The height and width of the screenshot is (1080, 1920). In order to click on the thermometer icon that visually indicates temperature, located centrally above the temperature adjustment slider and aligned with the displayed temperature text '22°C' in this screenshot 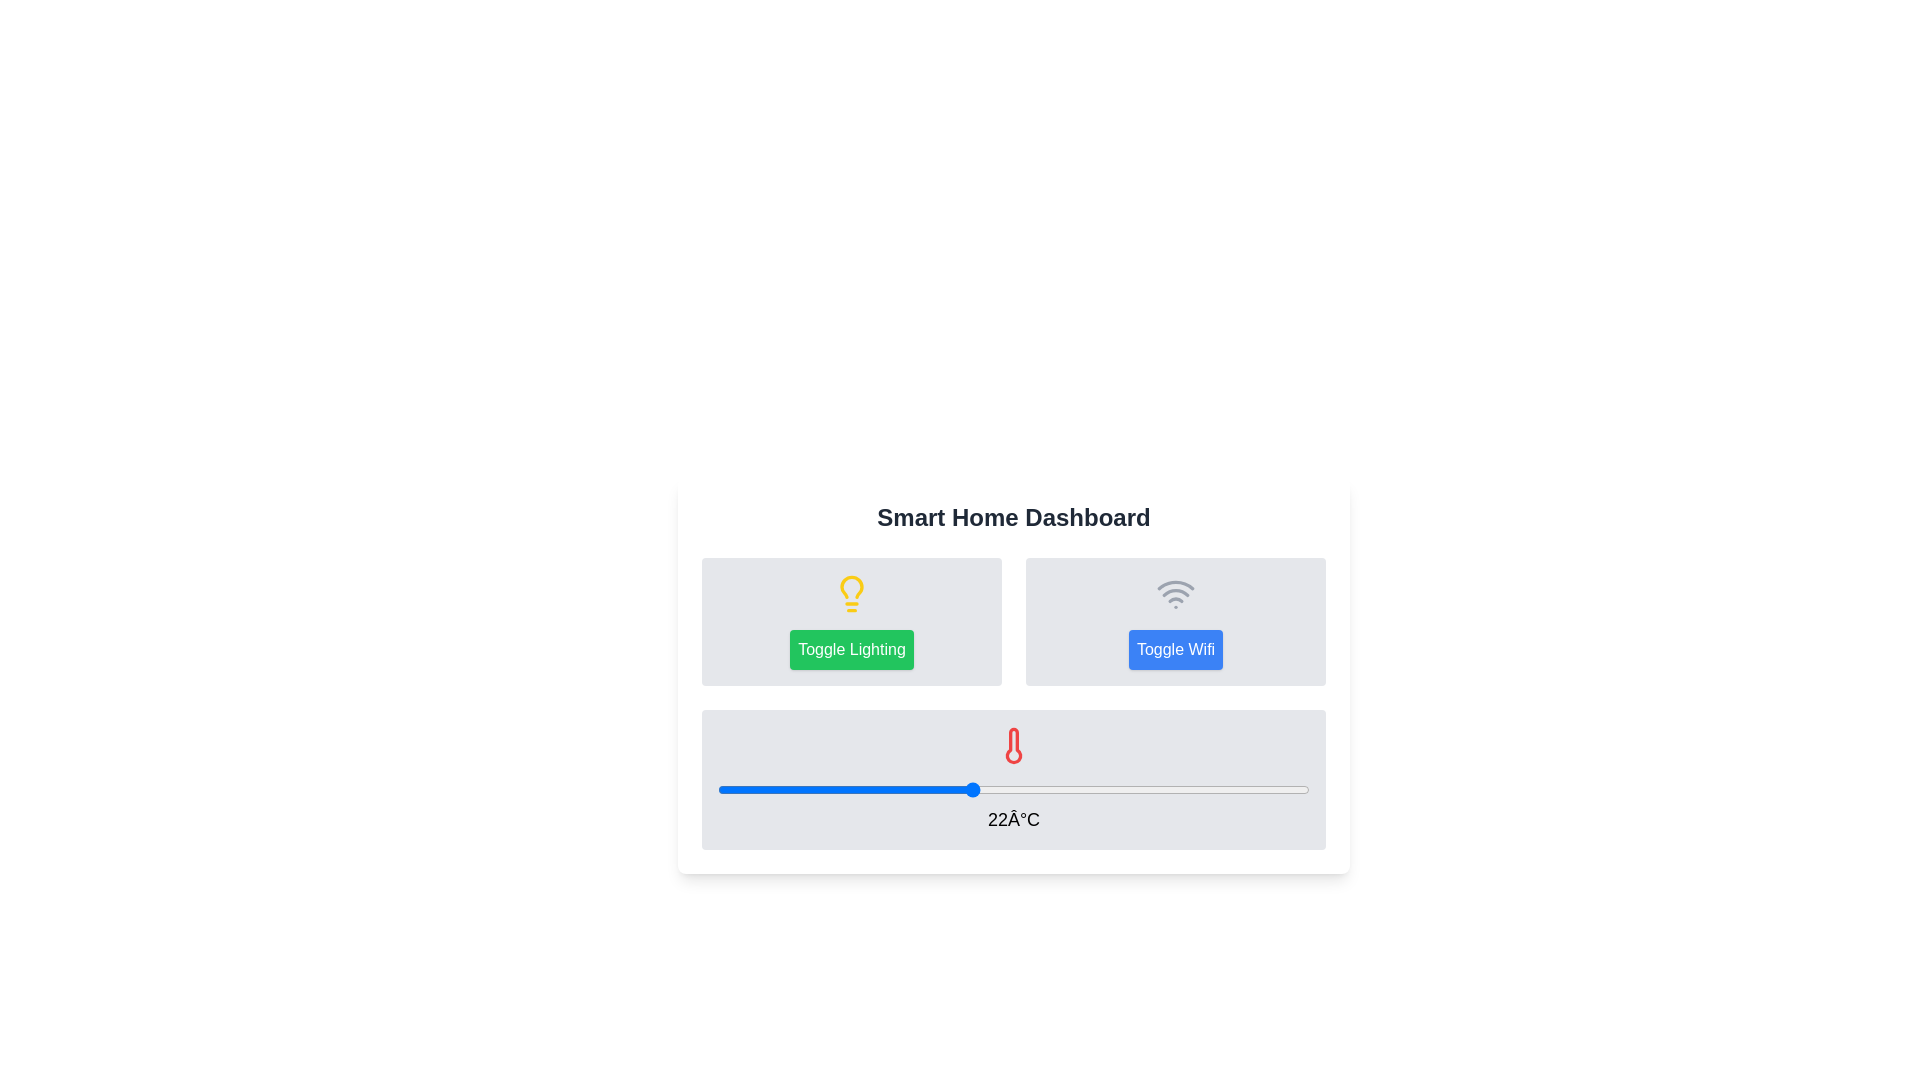, I will do `click(1013, 745)`.